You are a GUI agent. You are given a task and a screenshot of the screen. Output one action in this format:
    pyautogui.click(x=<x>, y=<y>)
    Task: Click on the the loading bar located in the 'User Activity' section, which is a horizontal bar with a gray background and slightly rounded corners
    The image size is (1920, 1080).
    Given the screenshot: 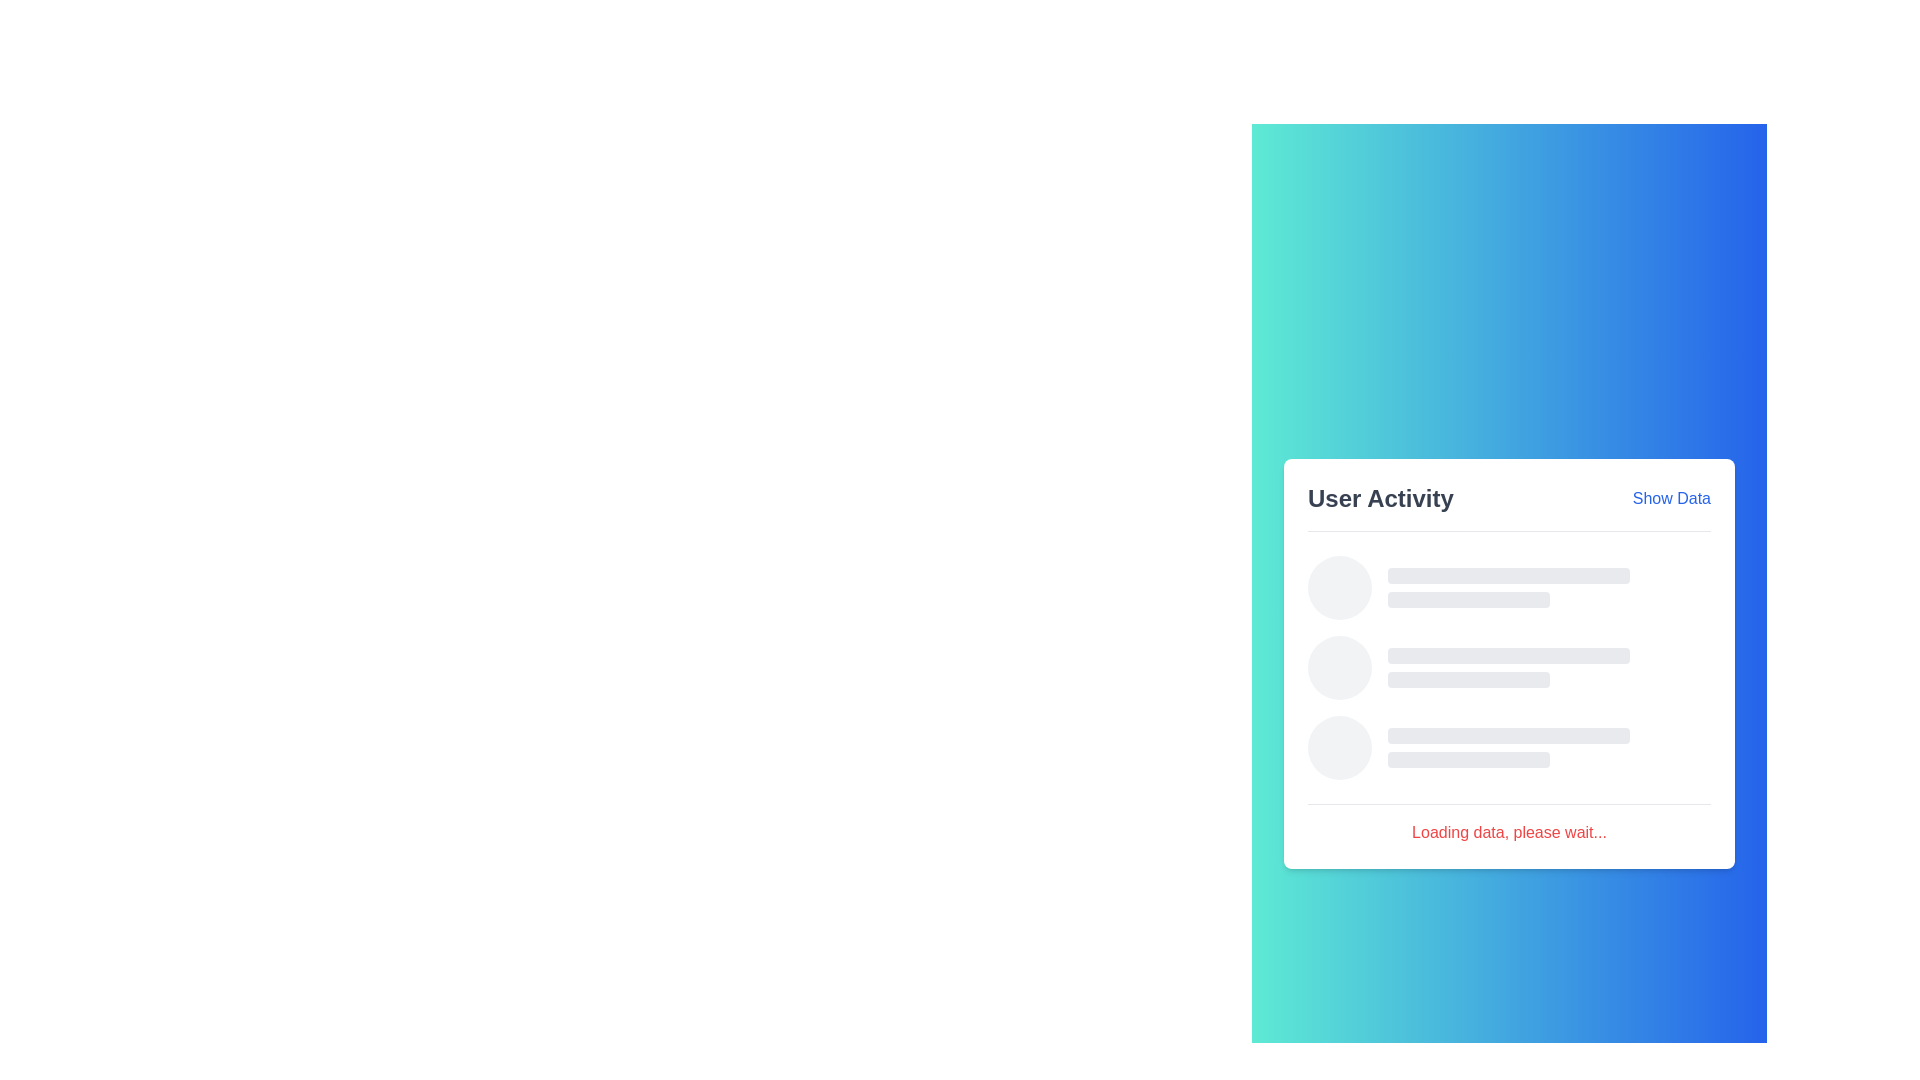 What is the action you would take?
    pyautogui.click(x=1509, y=575)
    